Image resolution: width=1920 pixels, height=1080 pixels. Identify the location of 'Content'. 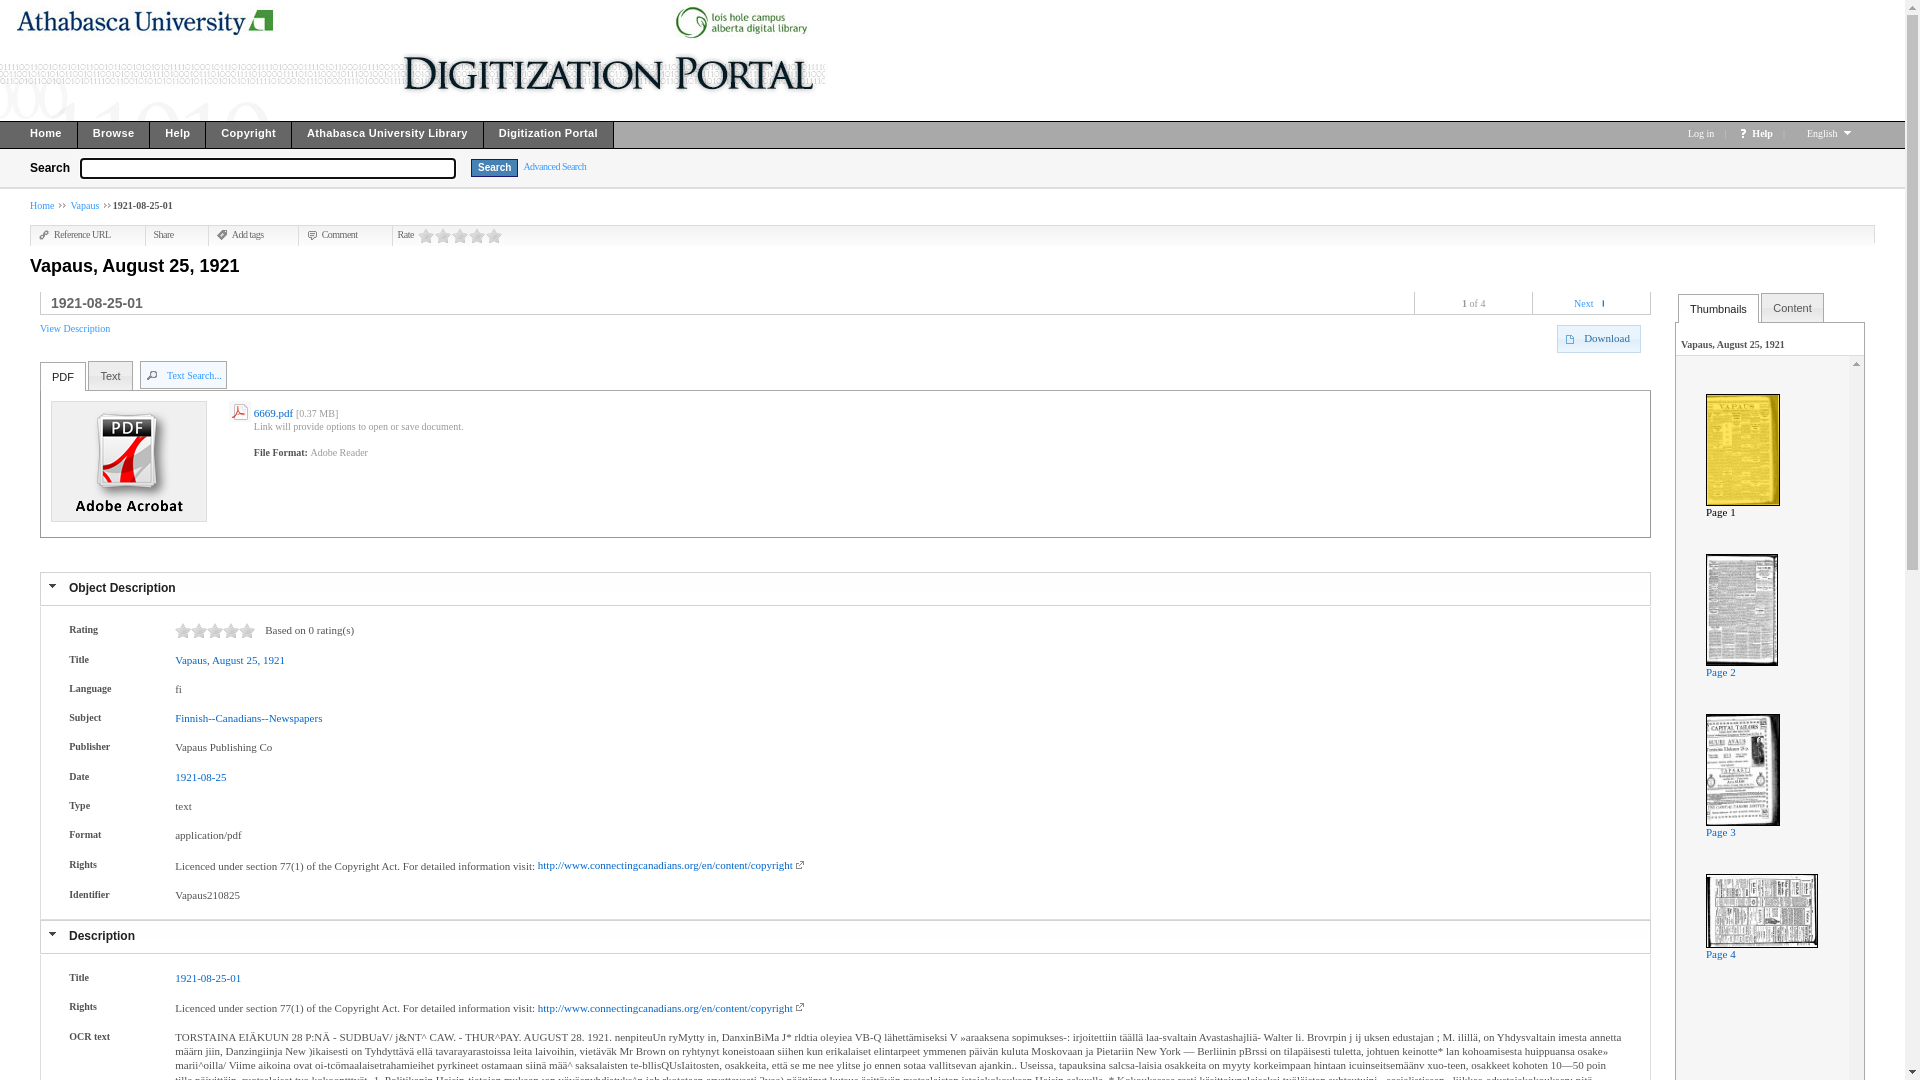
(1792, 308).